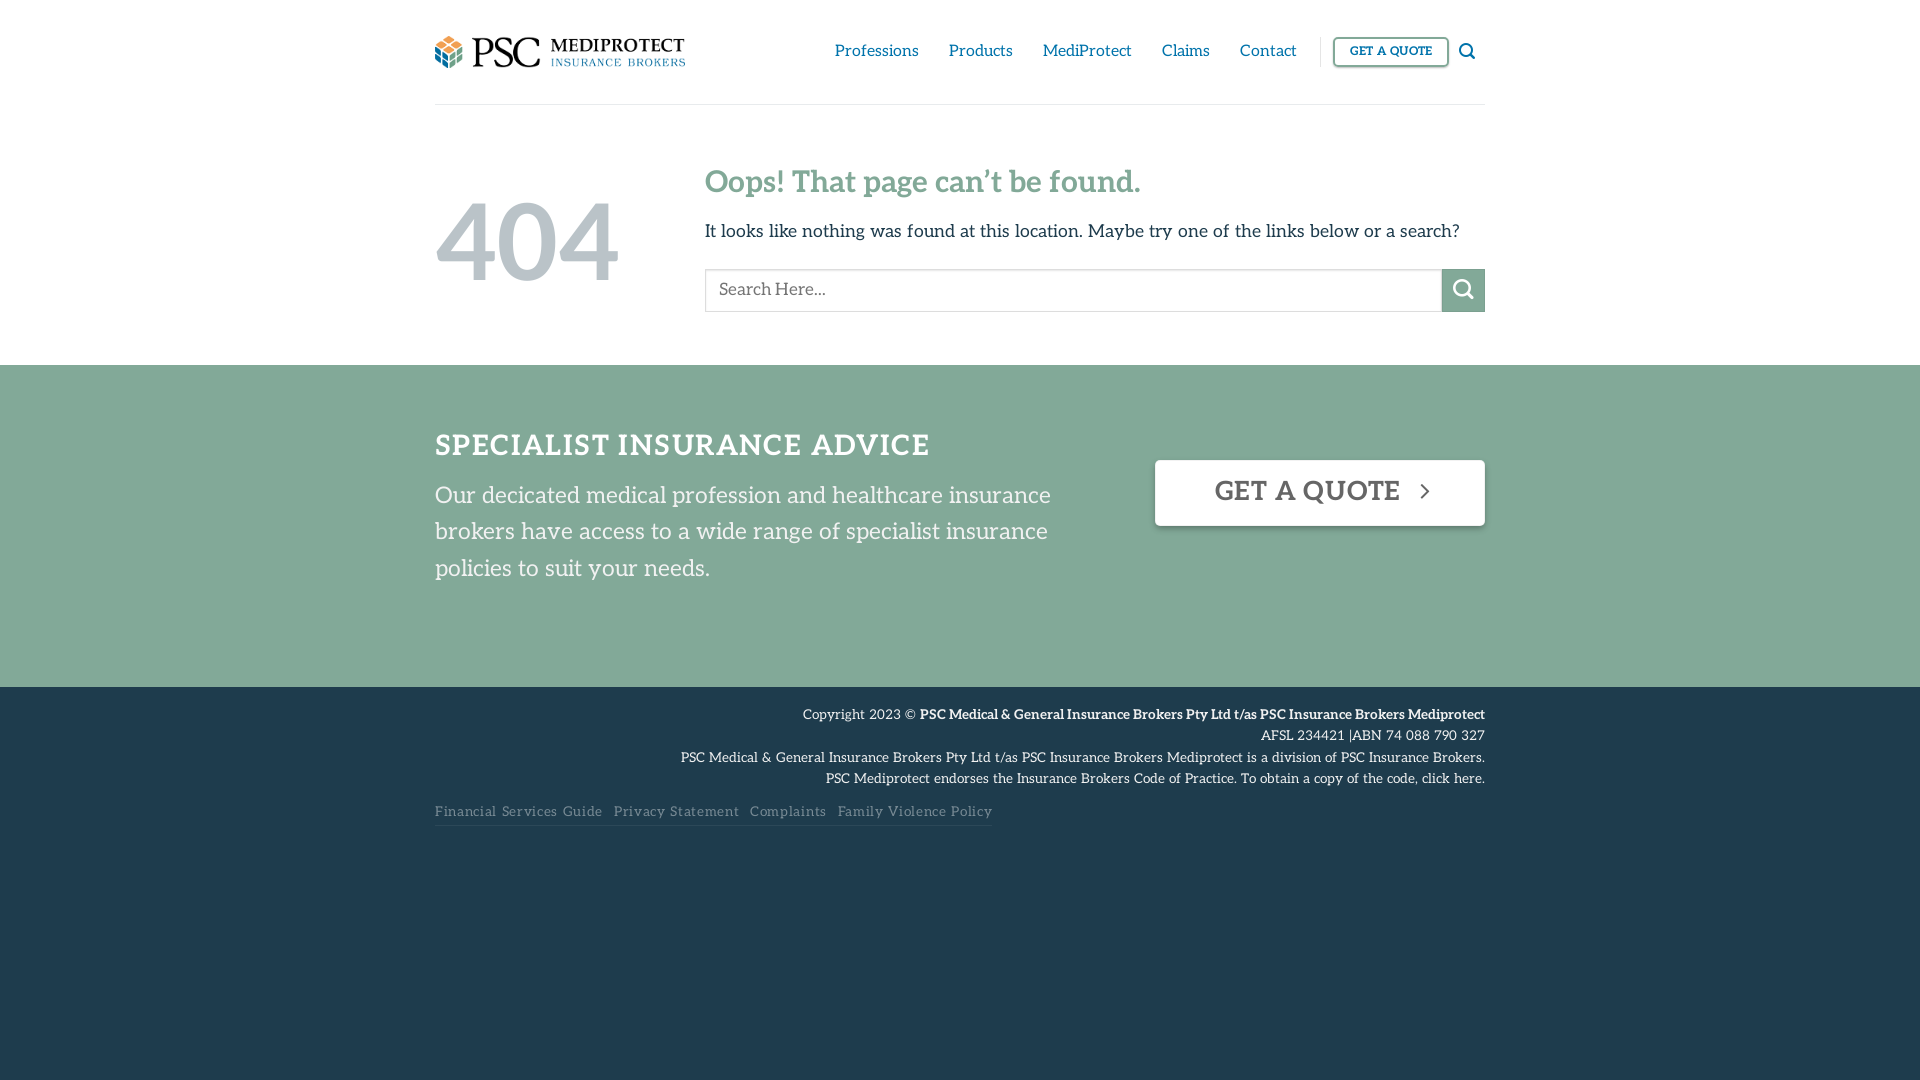 The height and width of the screenshot is (1080, 1920). I want to click on 'Complaints', so click(748, 812).